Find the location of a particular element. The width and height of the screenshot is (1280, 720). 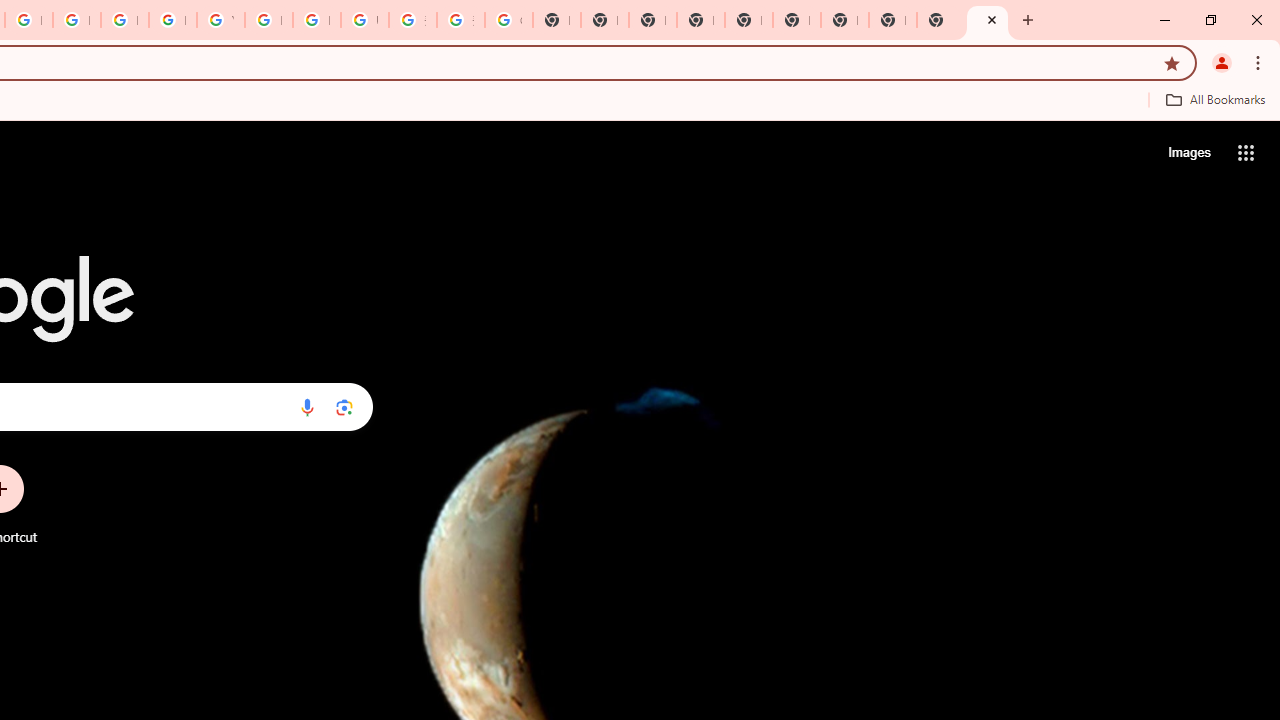

'Google Images' is located at coordinates (508, 20).